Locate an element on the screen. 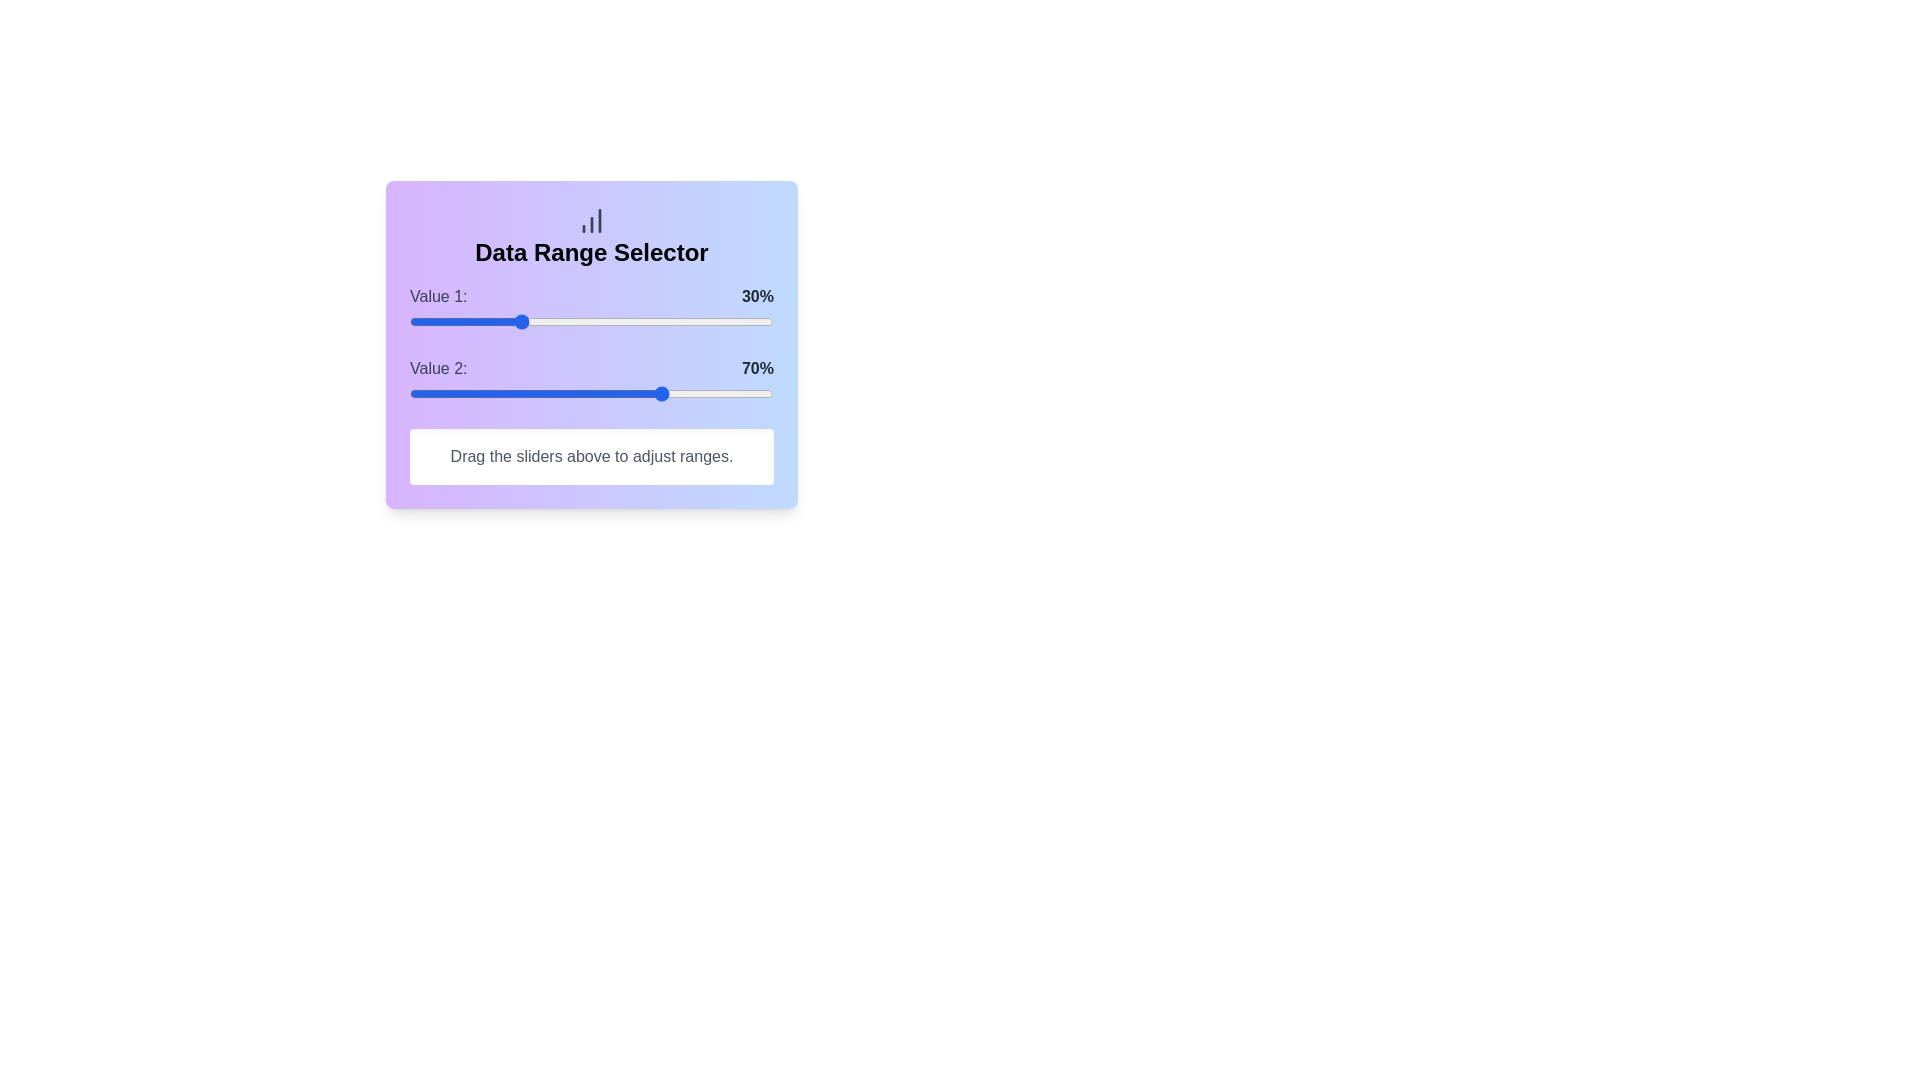 Image resolution: width=1920 pixels, height=1080 pixels. the Value 2 slider to 49% is located at coordinates (587, 393).